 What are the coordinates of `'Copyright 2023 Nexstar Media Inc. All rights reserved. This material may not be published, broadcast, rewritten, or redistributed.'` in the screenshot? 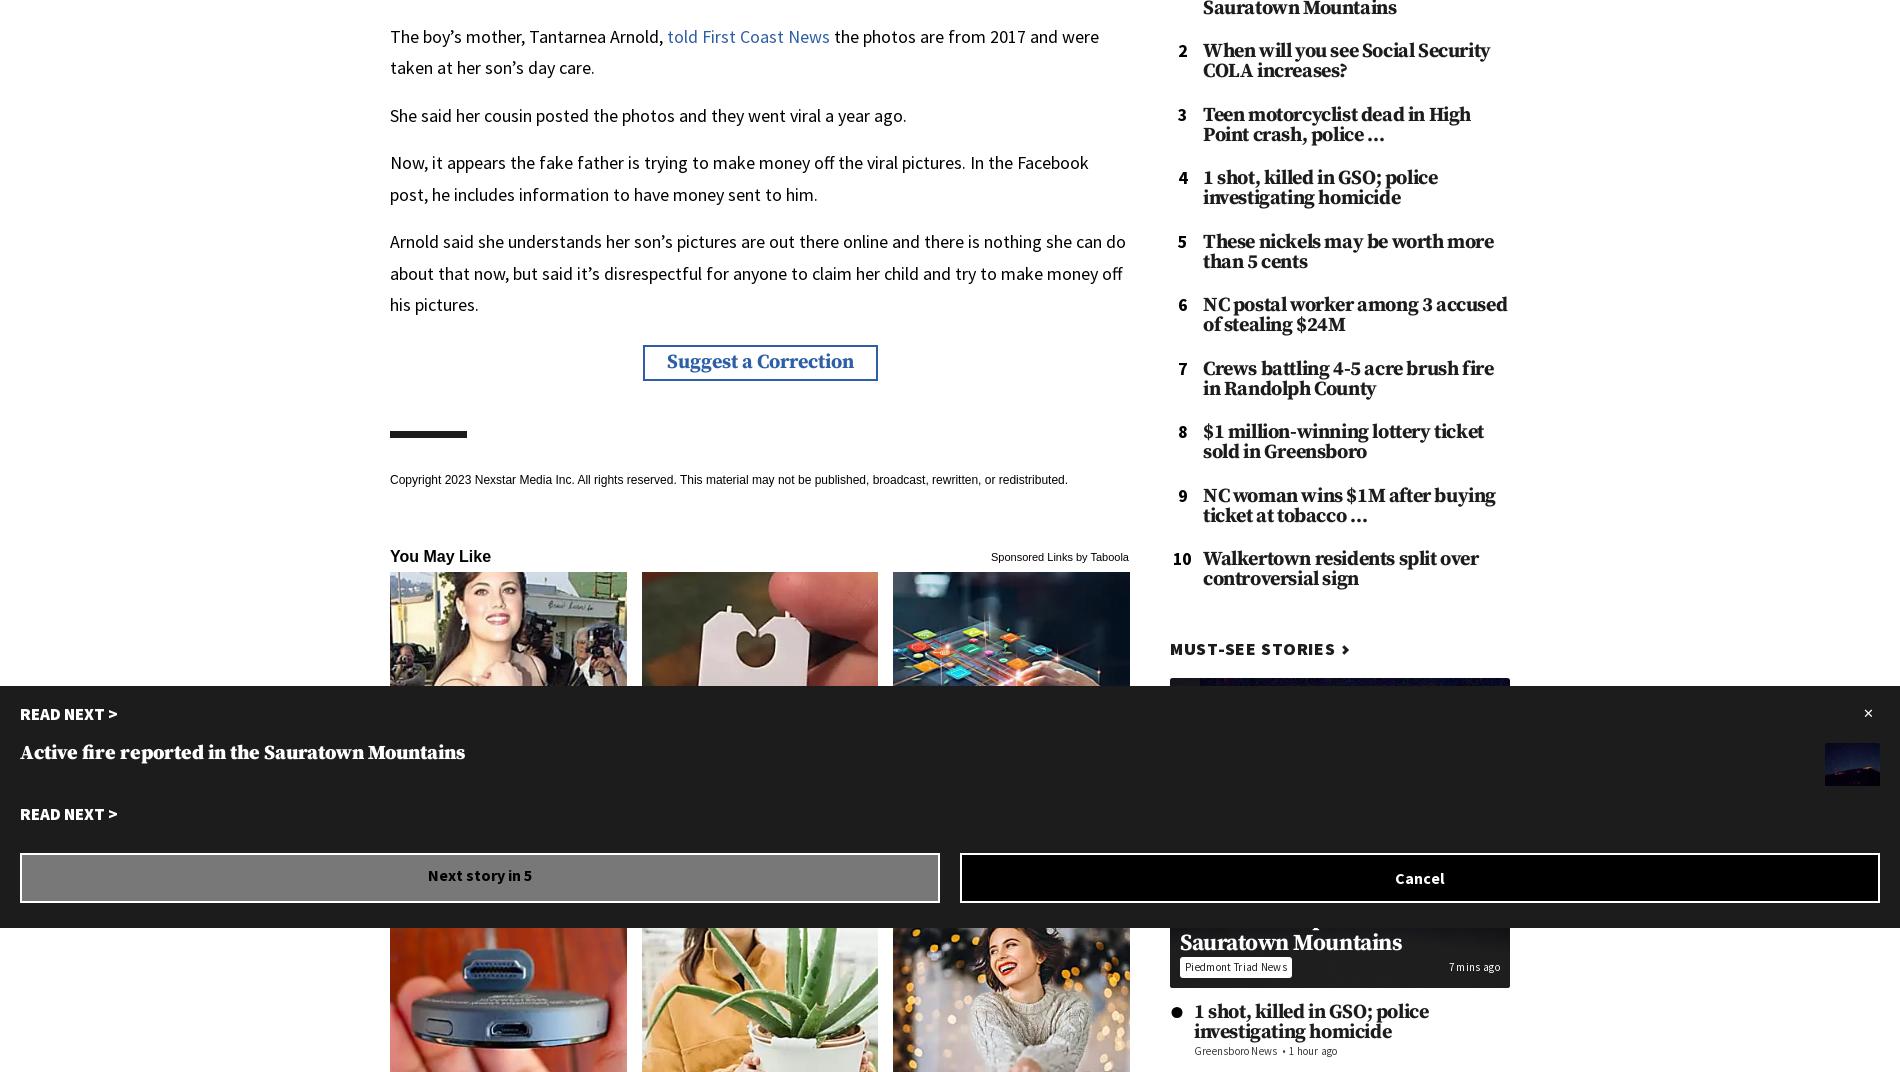 It's located at (728, 478).